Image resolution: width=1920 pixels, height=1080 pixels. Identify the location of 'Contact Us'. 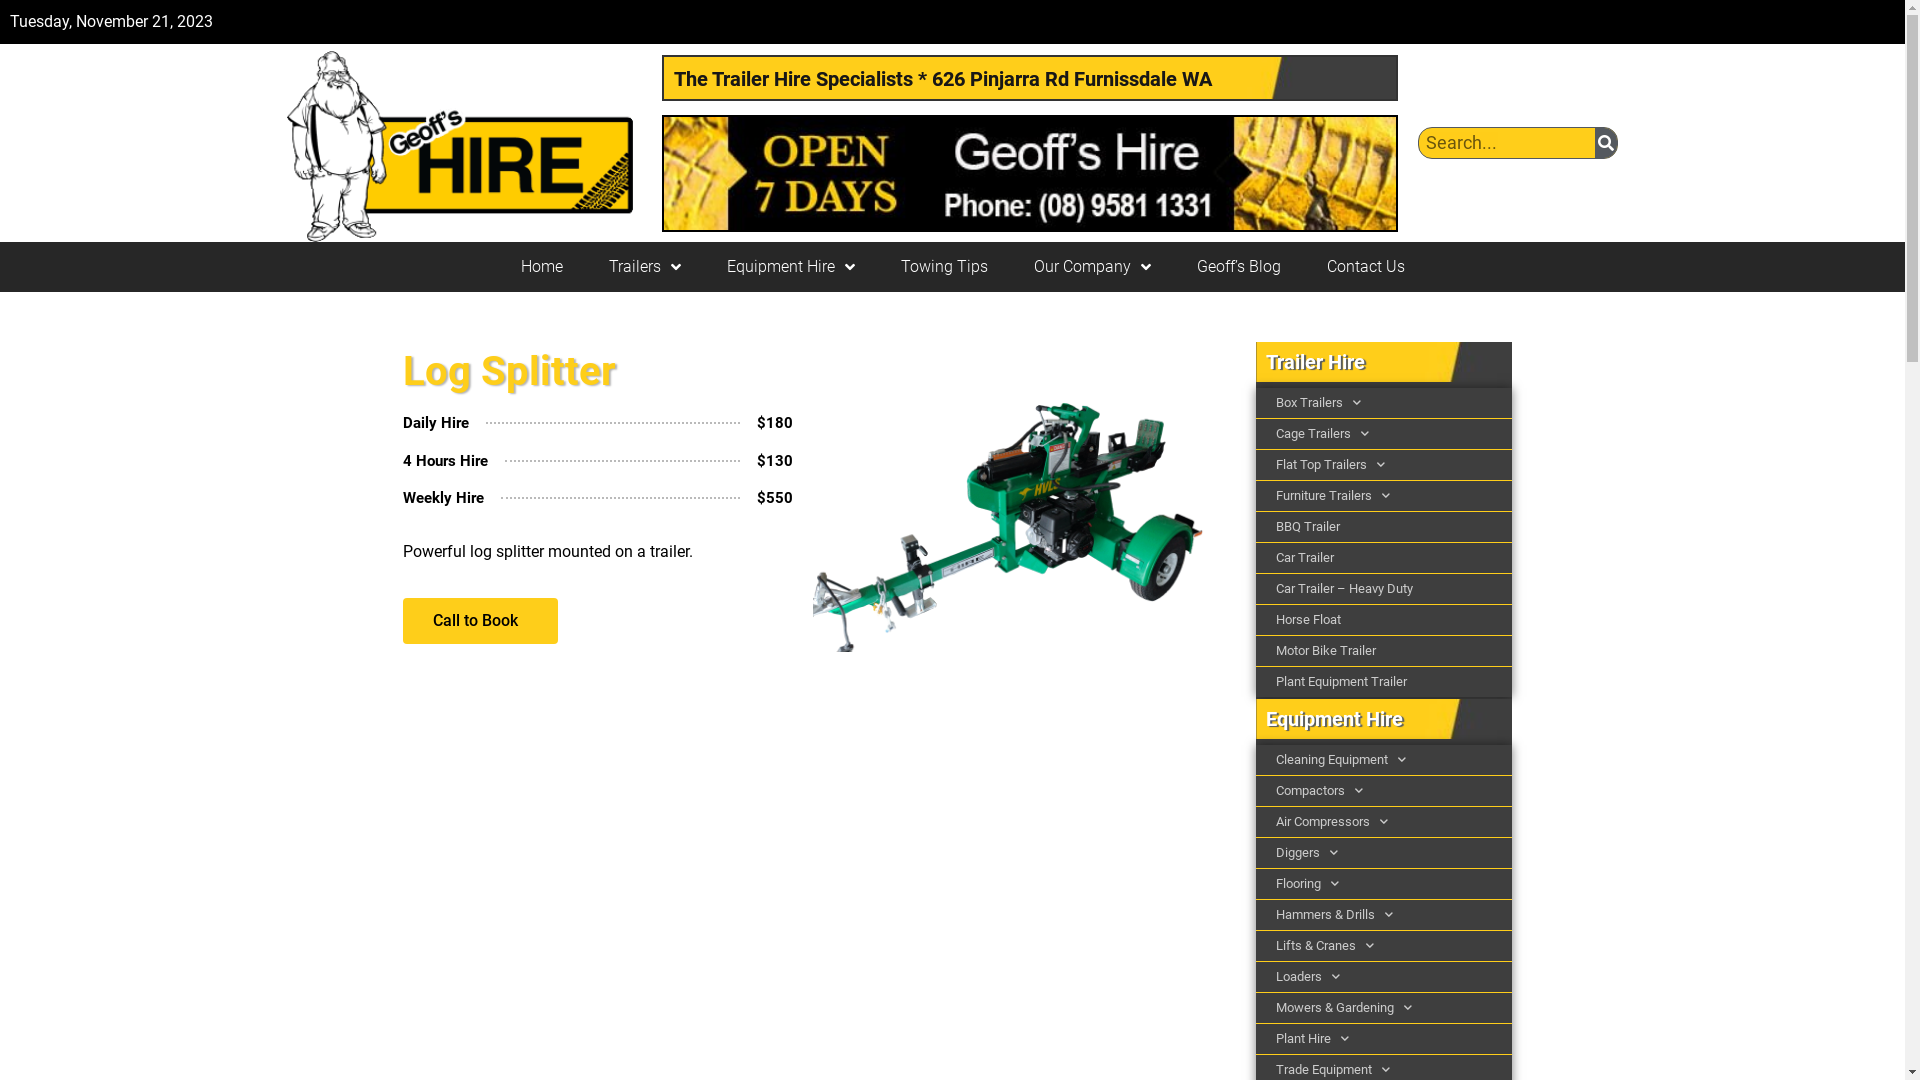
(1363, 265).